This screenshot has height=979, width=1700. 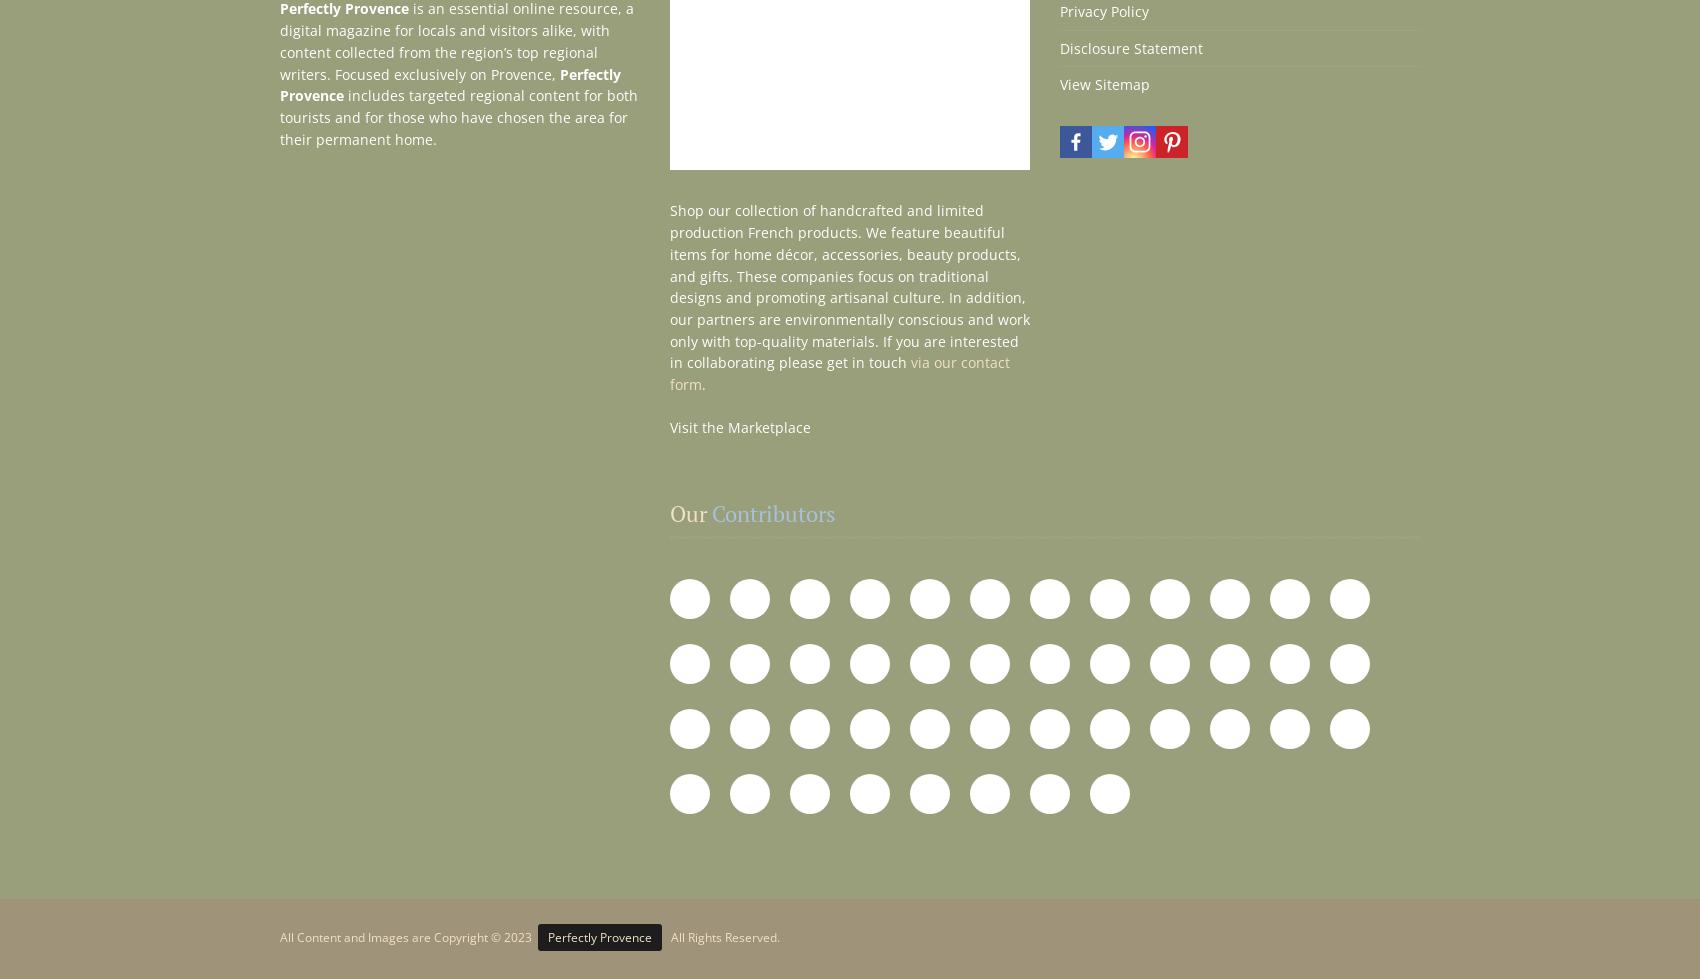 What do you see at coordinates (1105, 84) in the screenshot?
I see `'View Sitemap'` at bounding box center [1105, 84].